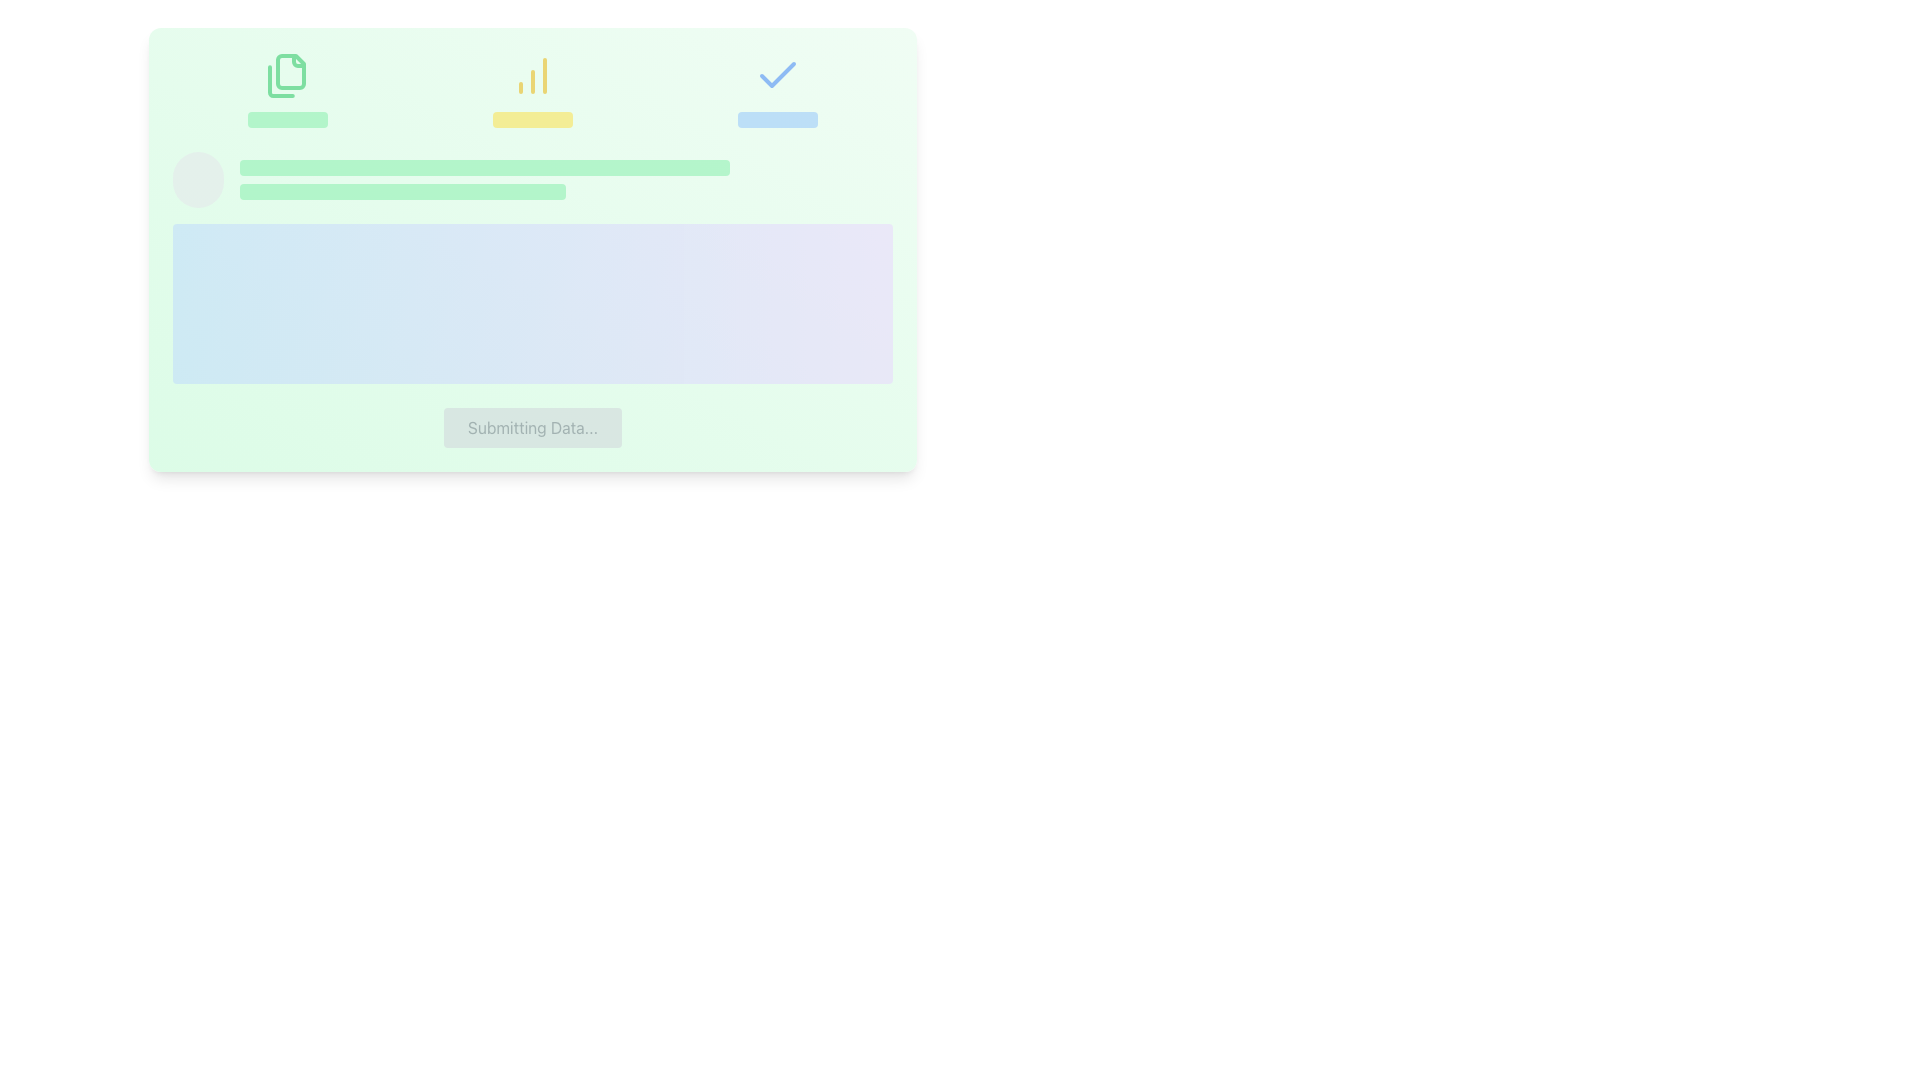 The height and width of the screenshot is (1080, 1920). What do you see at coordinates (777, 119) in the screenshot?
I see `the Placeholder Bar, a rectangular bar with rounded corners, filled with light blue color, located near the top right section of the interface below a checkmark icon` at bounding box center [777, 119].